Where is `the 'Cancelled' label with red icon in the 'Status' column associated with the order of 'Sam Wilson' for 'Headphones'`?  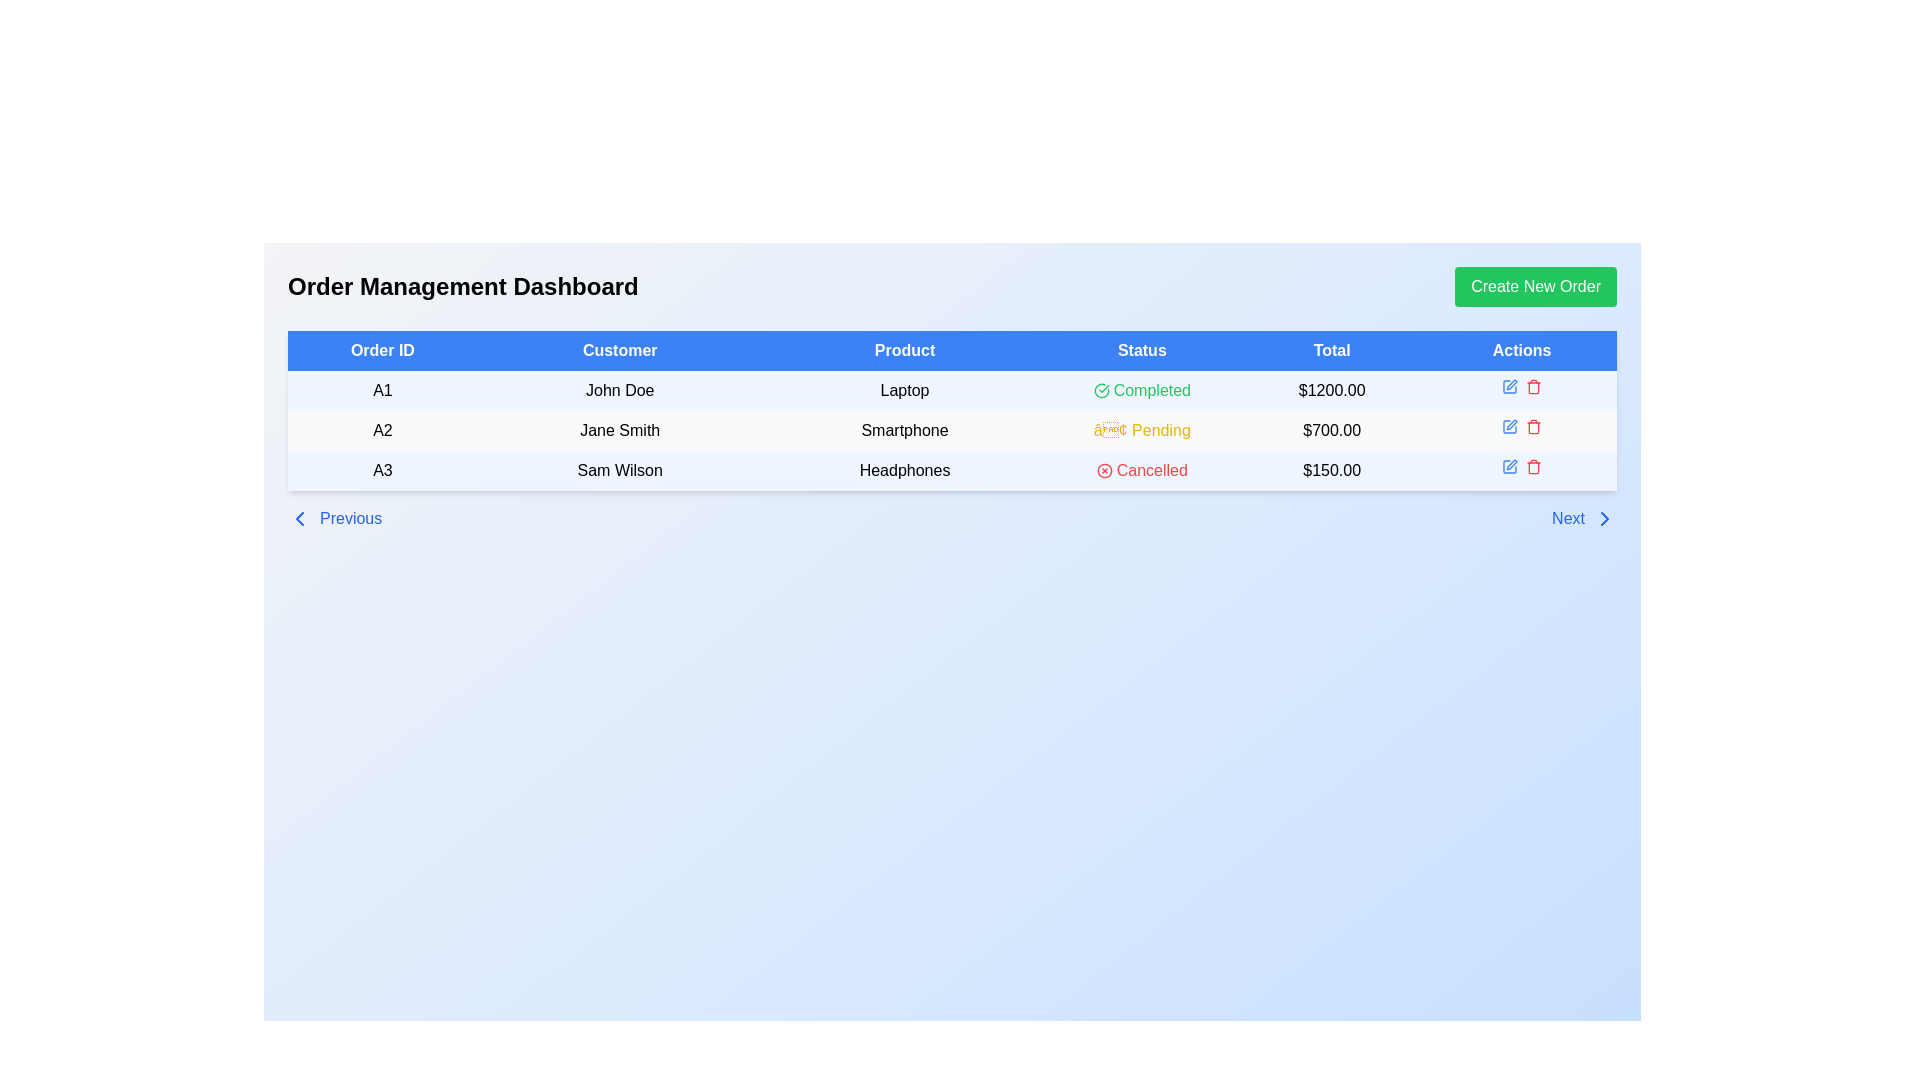
the 'Cancelled' label with red icon in the 'Status' column associated with the order of 'Sam Wilson' for 'Headphones' is located at coordinates (1142, 470).